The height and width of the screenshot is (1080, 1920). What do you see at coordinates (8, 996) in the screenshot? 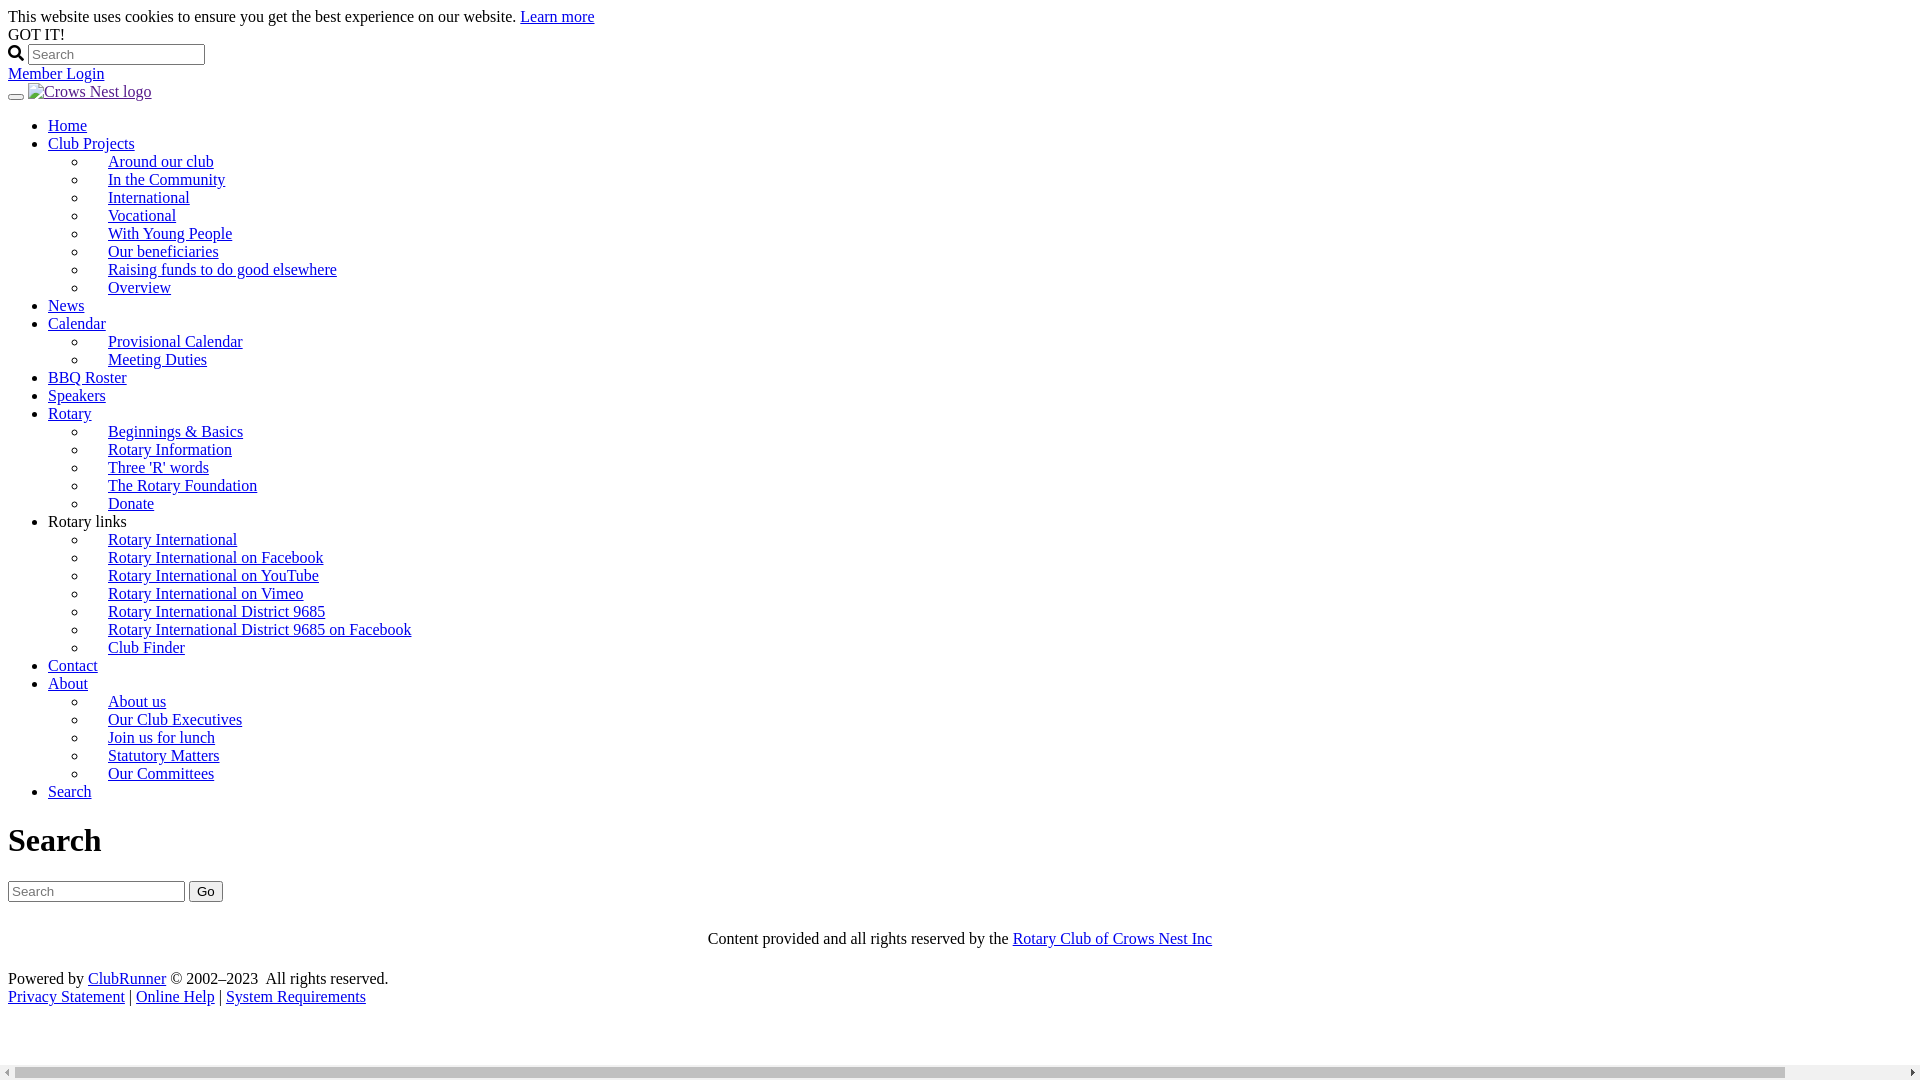
I see `'Privacy Statement'` at bounding box center [8, 996].